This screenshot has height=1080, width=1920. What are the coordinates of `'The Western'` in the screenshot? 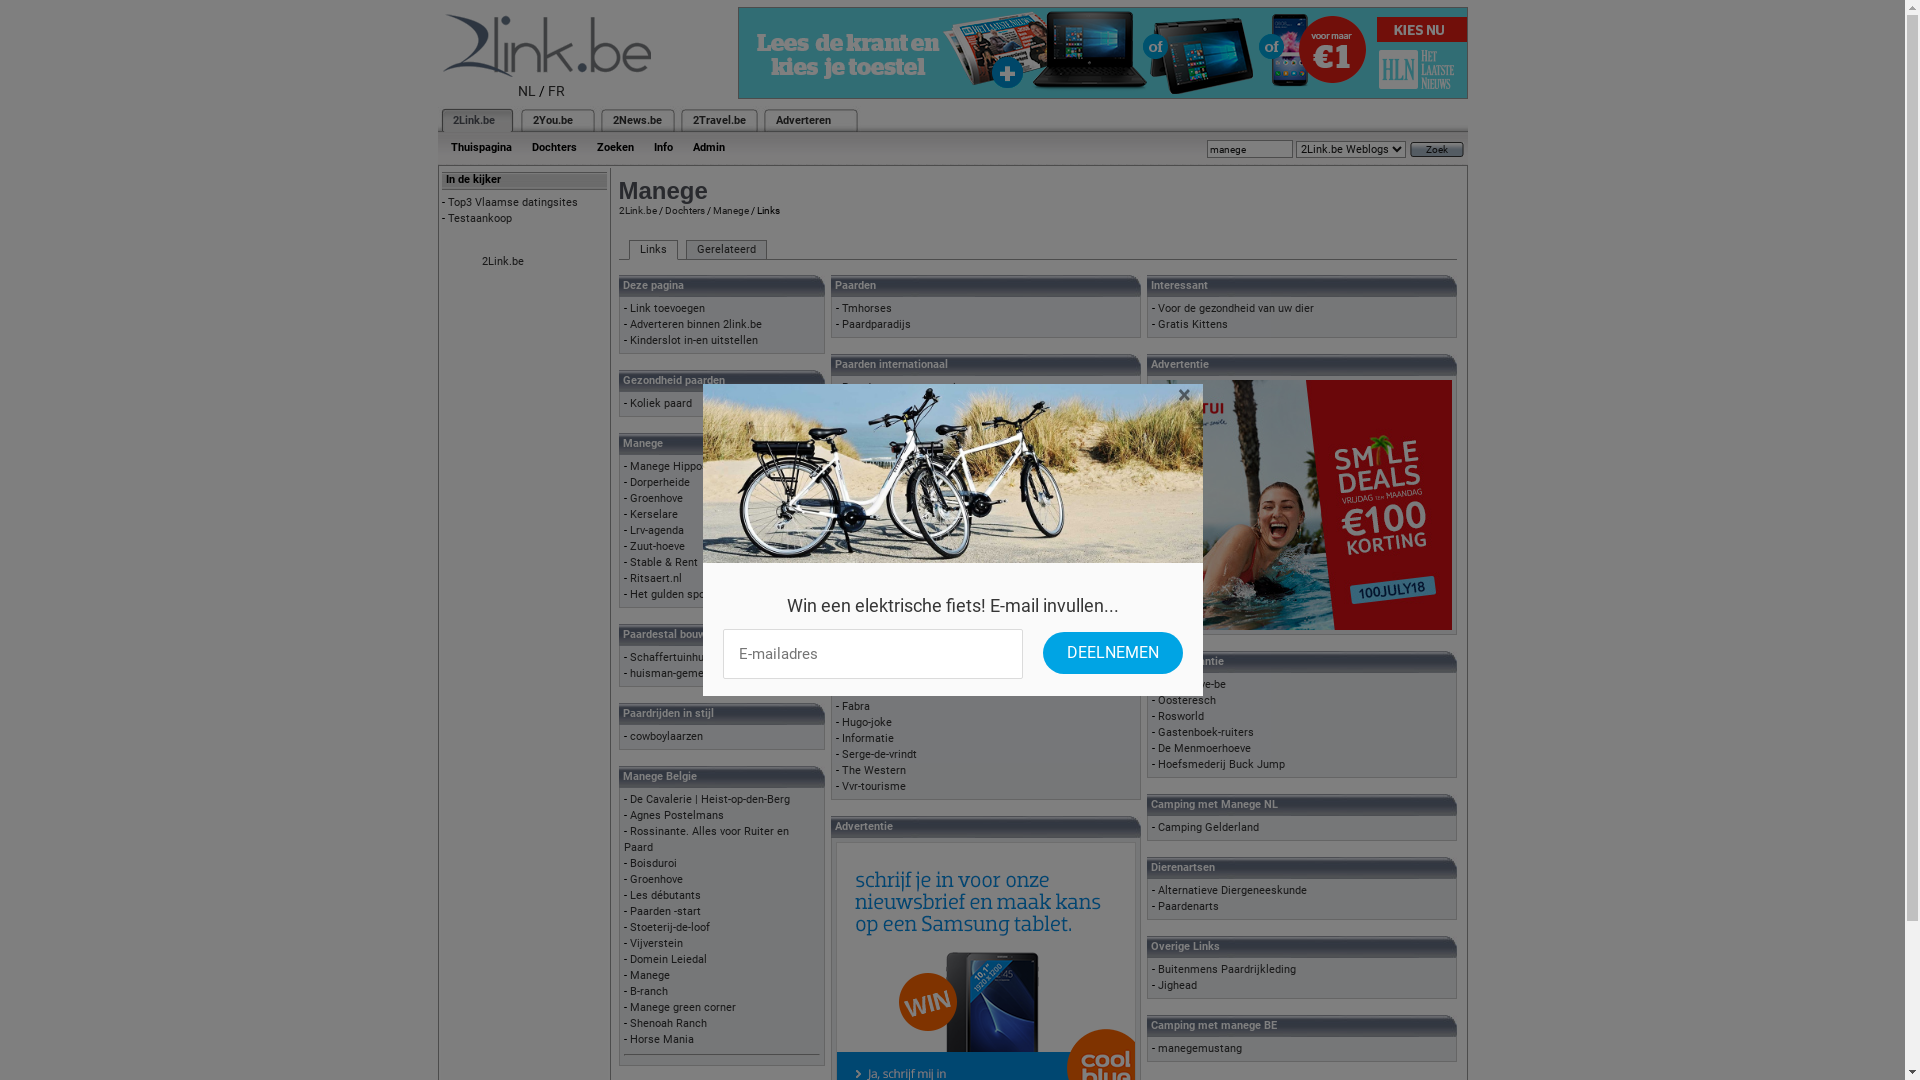 It's located at (873, 769).